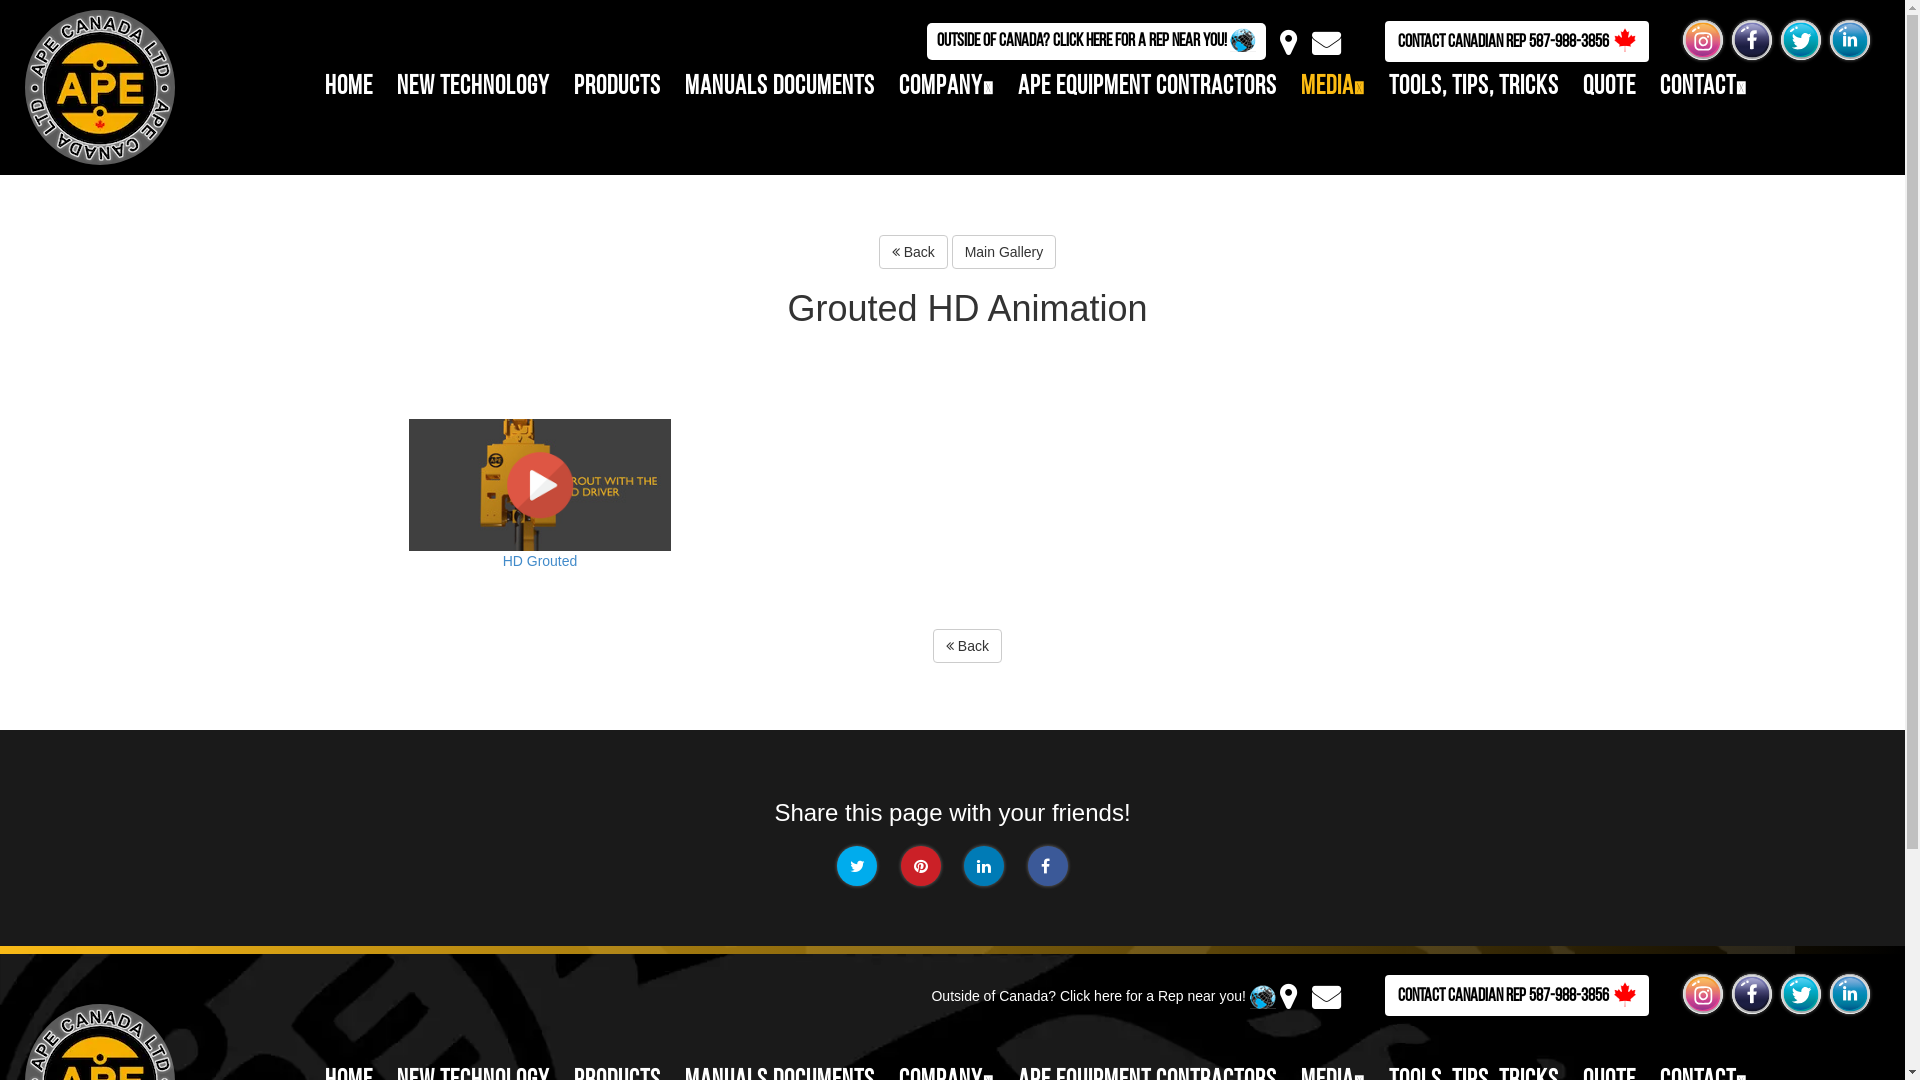  I want to click on 'pin to Pinterest', so click(920, 865).